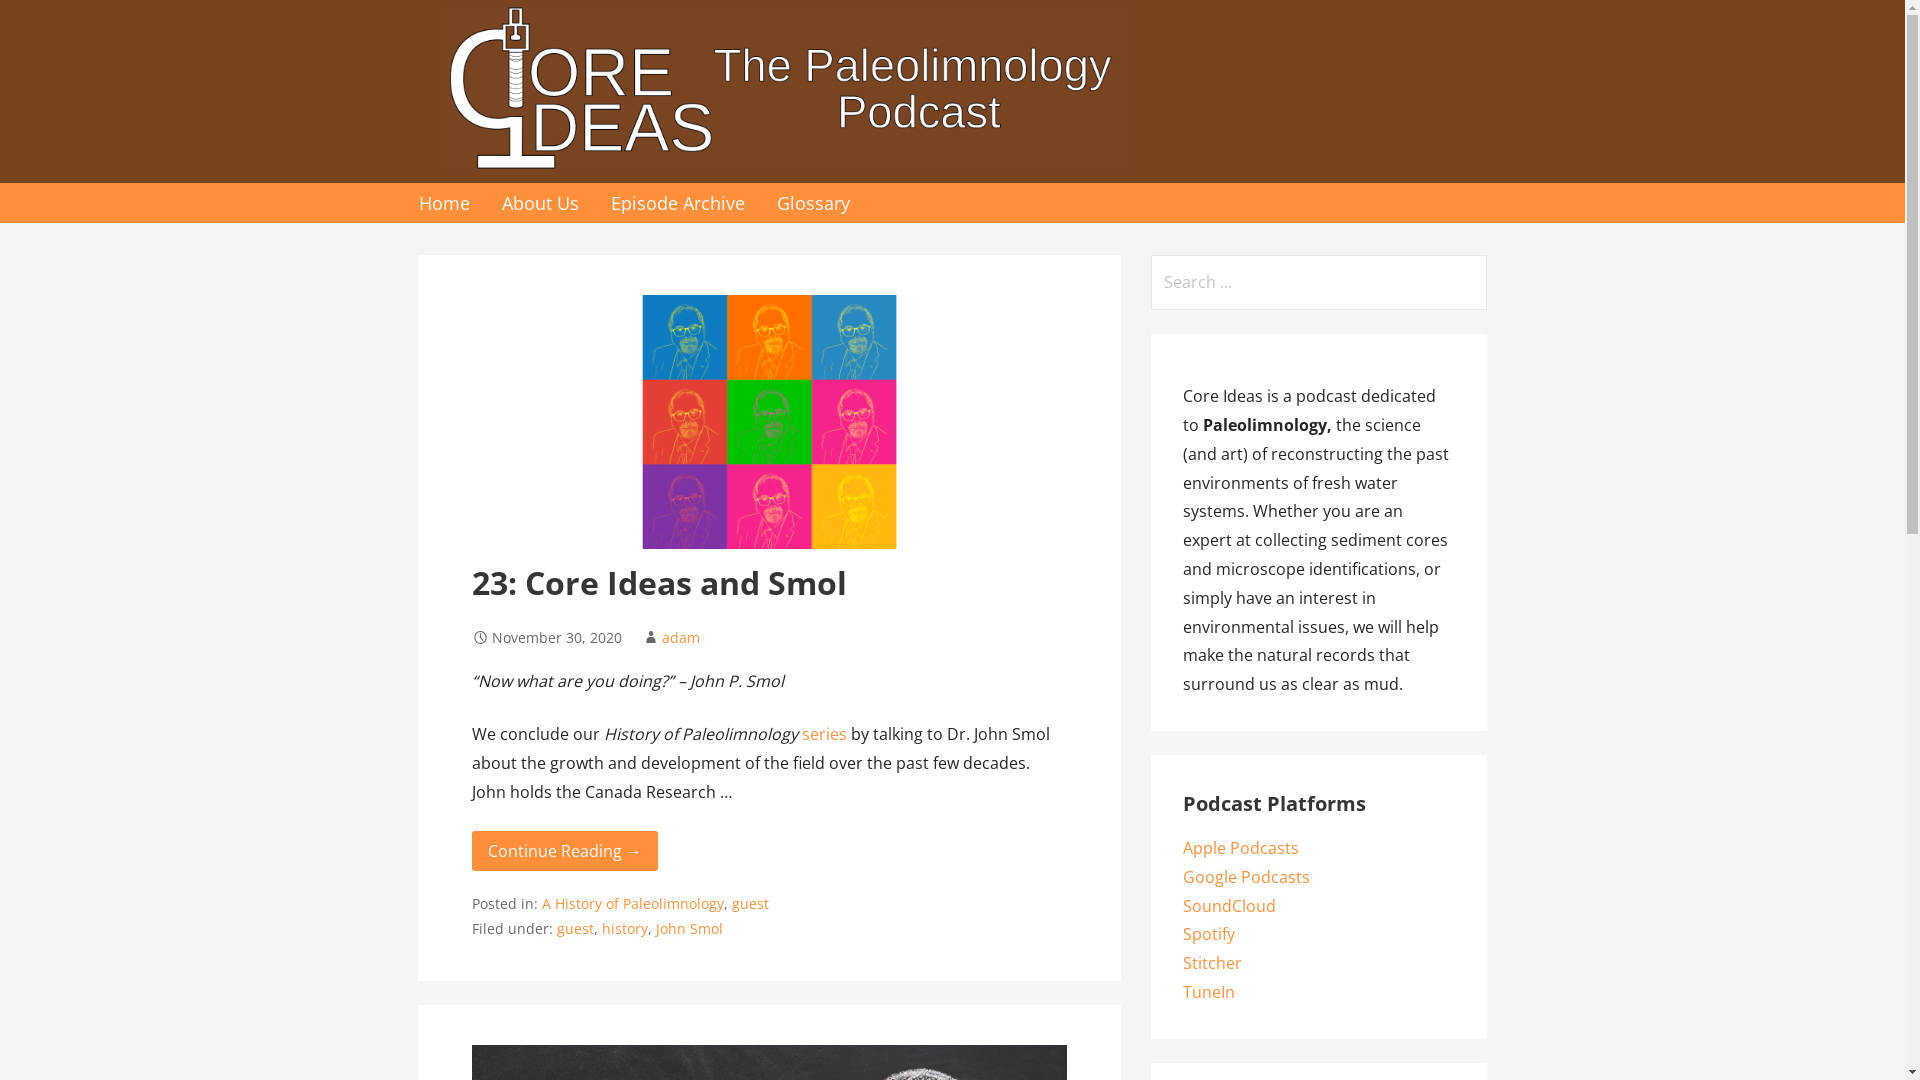  Describe the element at coordinates (1208, 991) in the screenshot. I see `'TuneIn'` at that location.